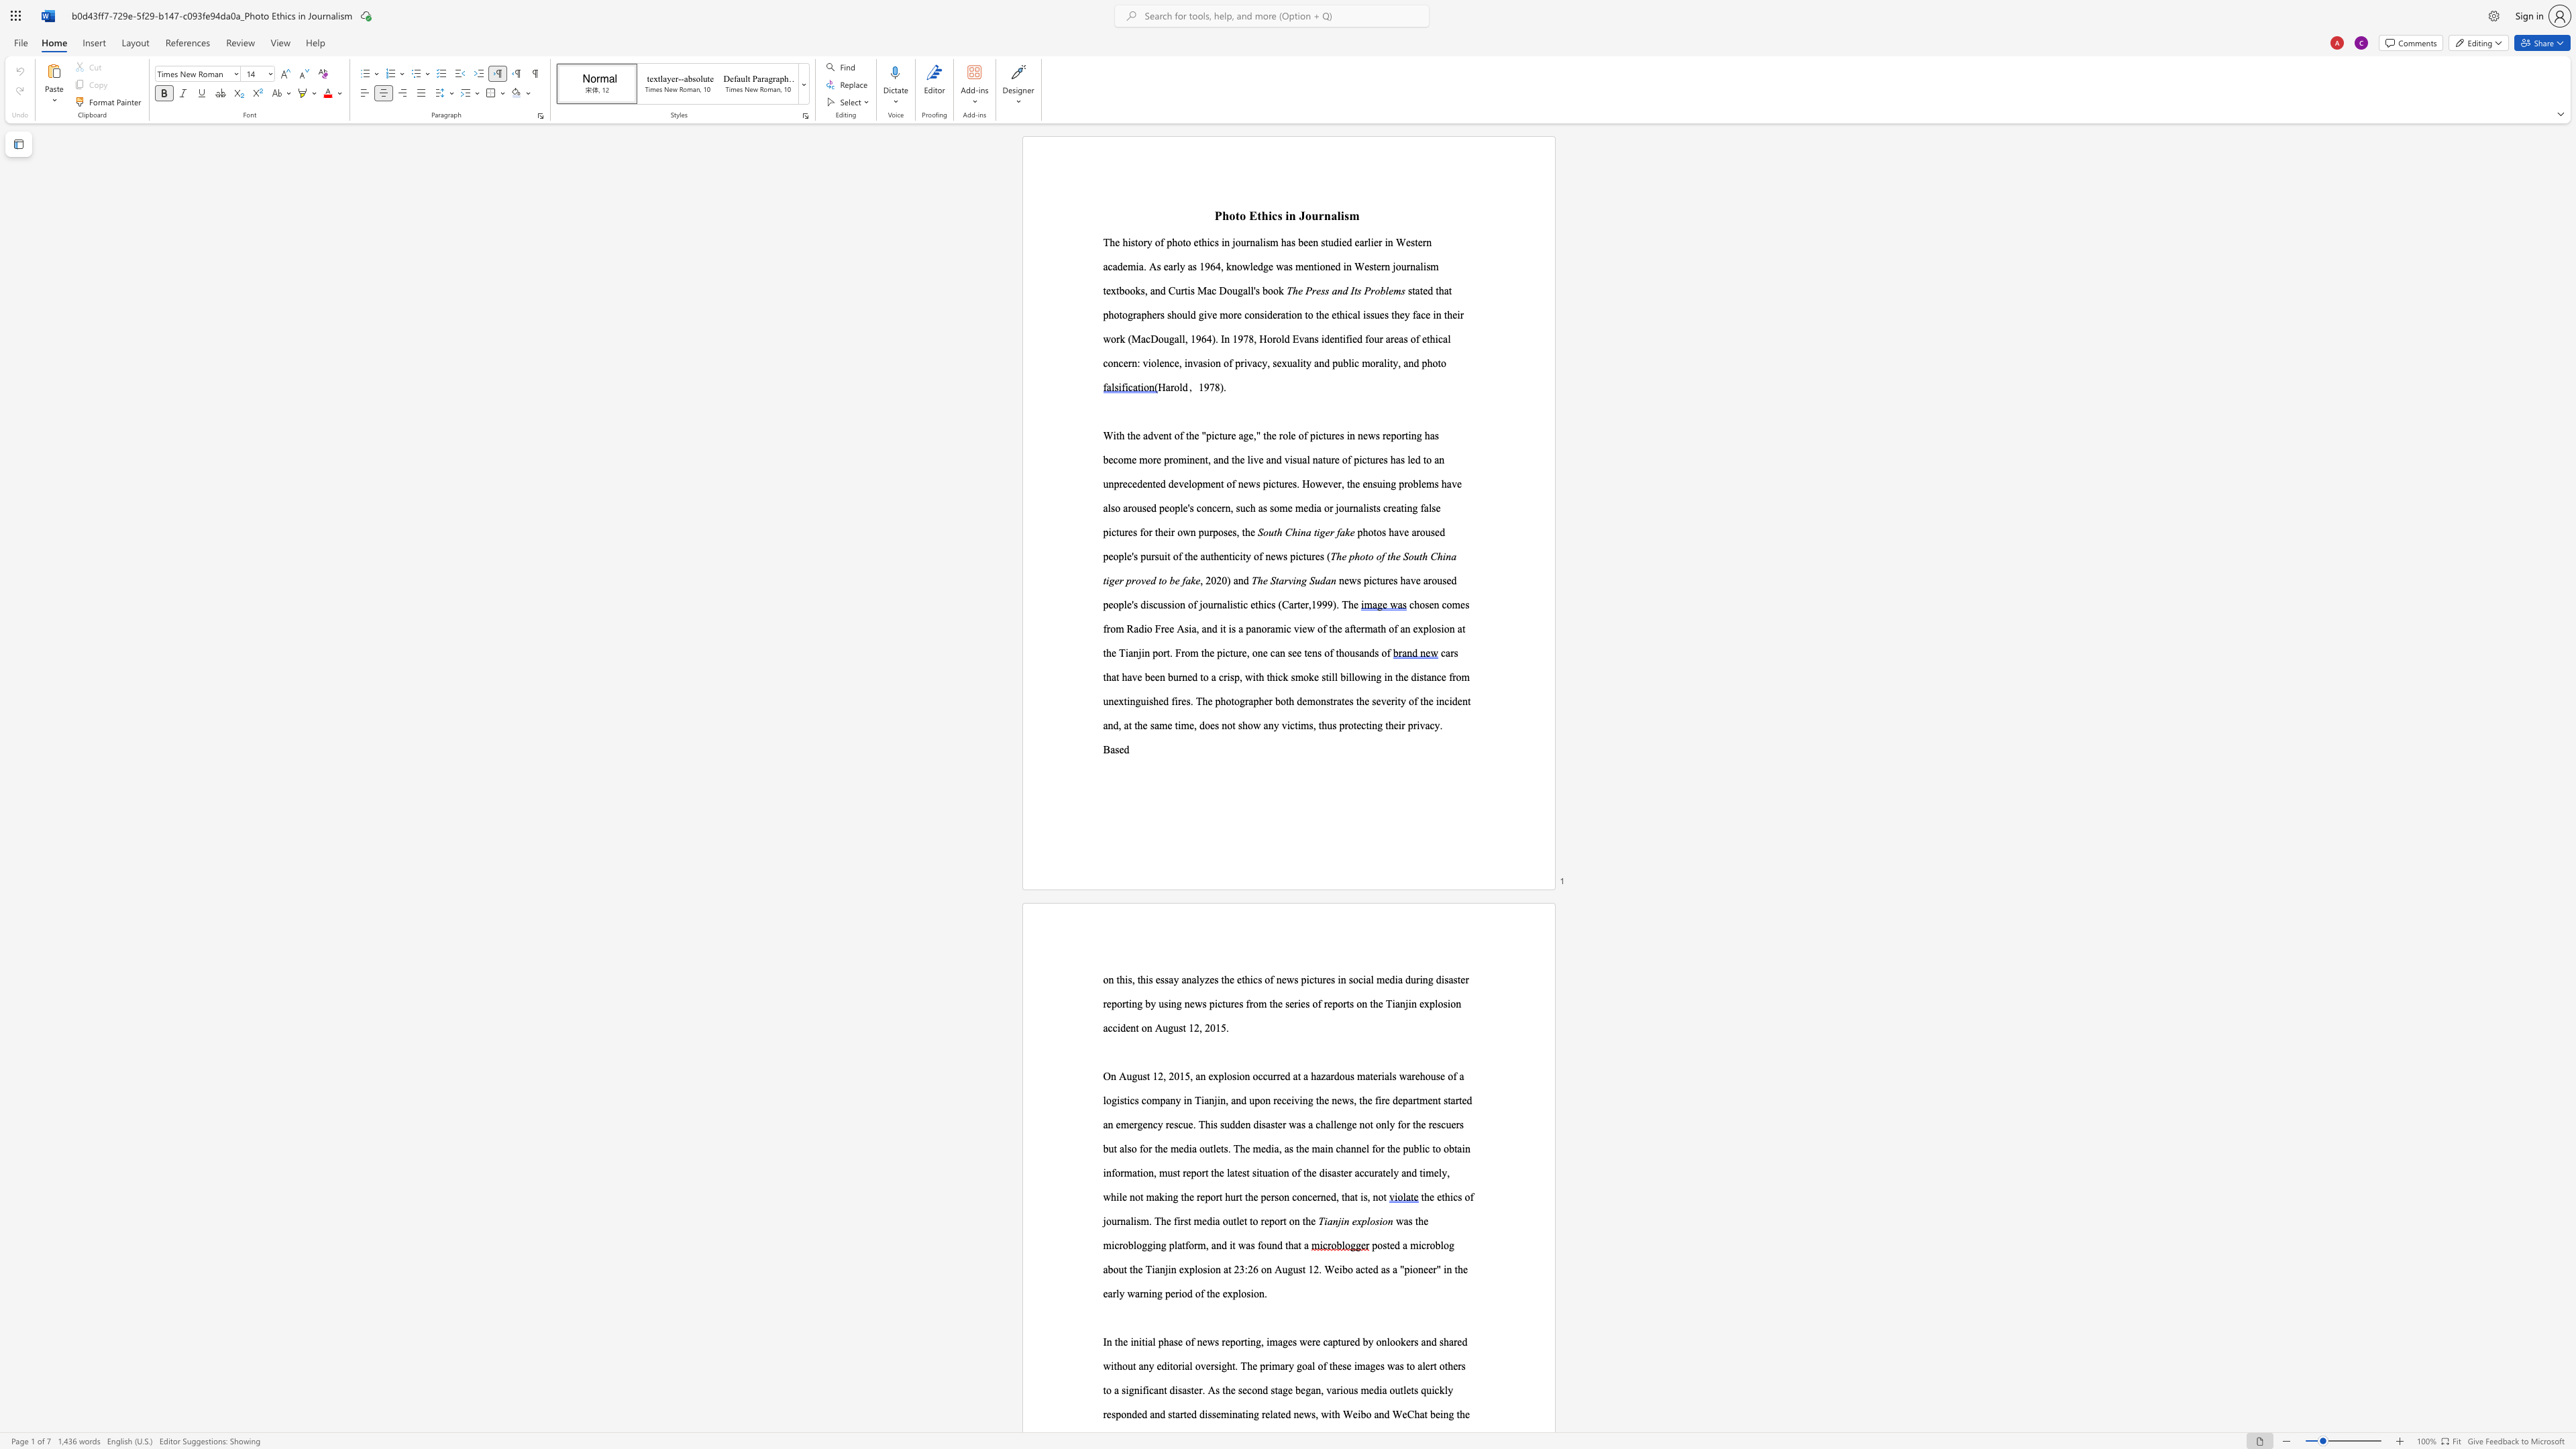 The height and width of the screenshot is (1449, 2576). Describe the element at coordinates (1177, 362) in the screenshot. I see `the subset text ", invasion of privacy, sexuality and publ" within the text "four areas of ethical concern: violence, invasion of privacy, sexuality and public morality, and photo"` at that location.